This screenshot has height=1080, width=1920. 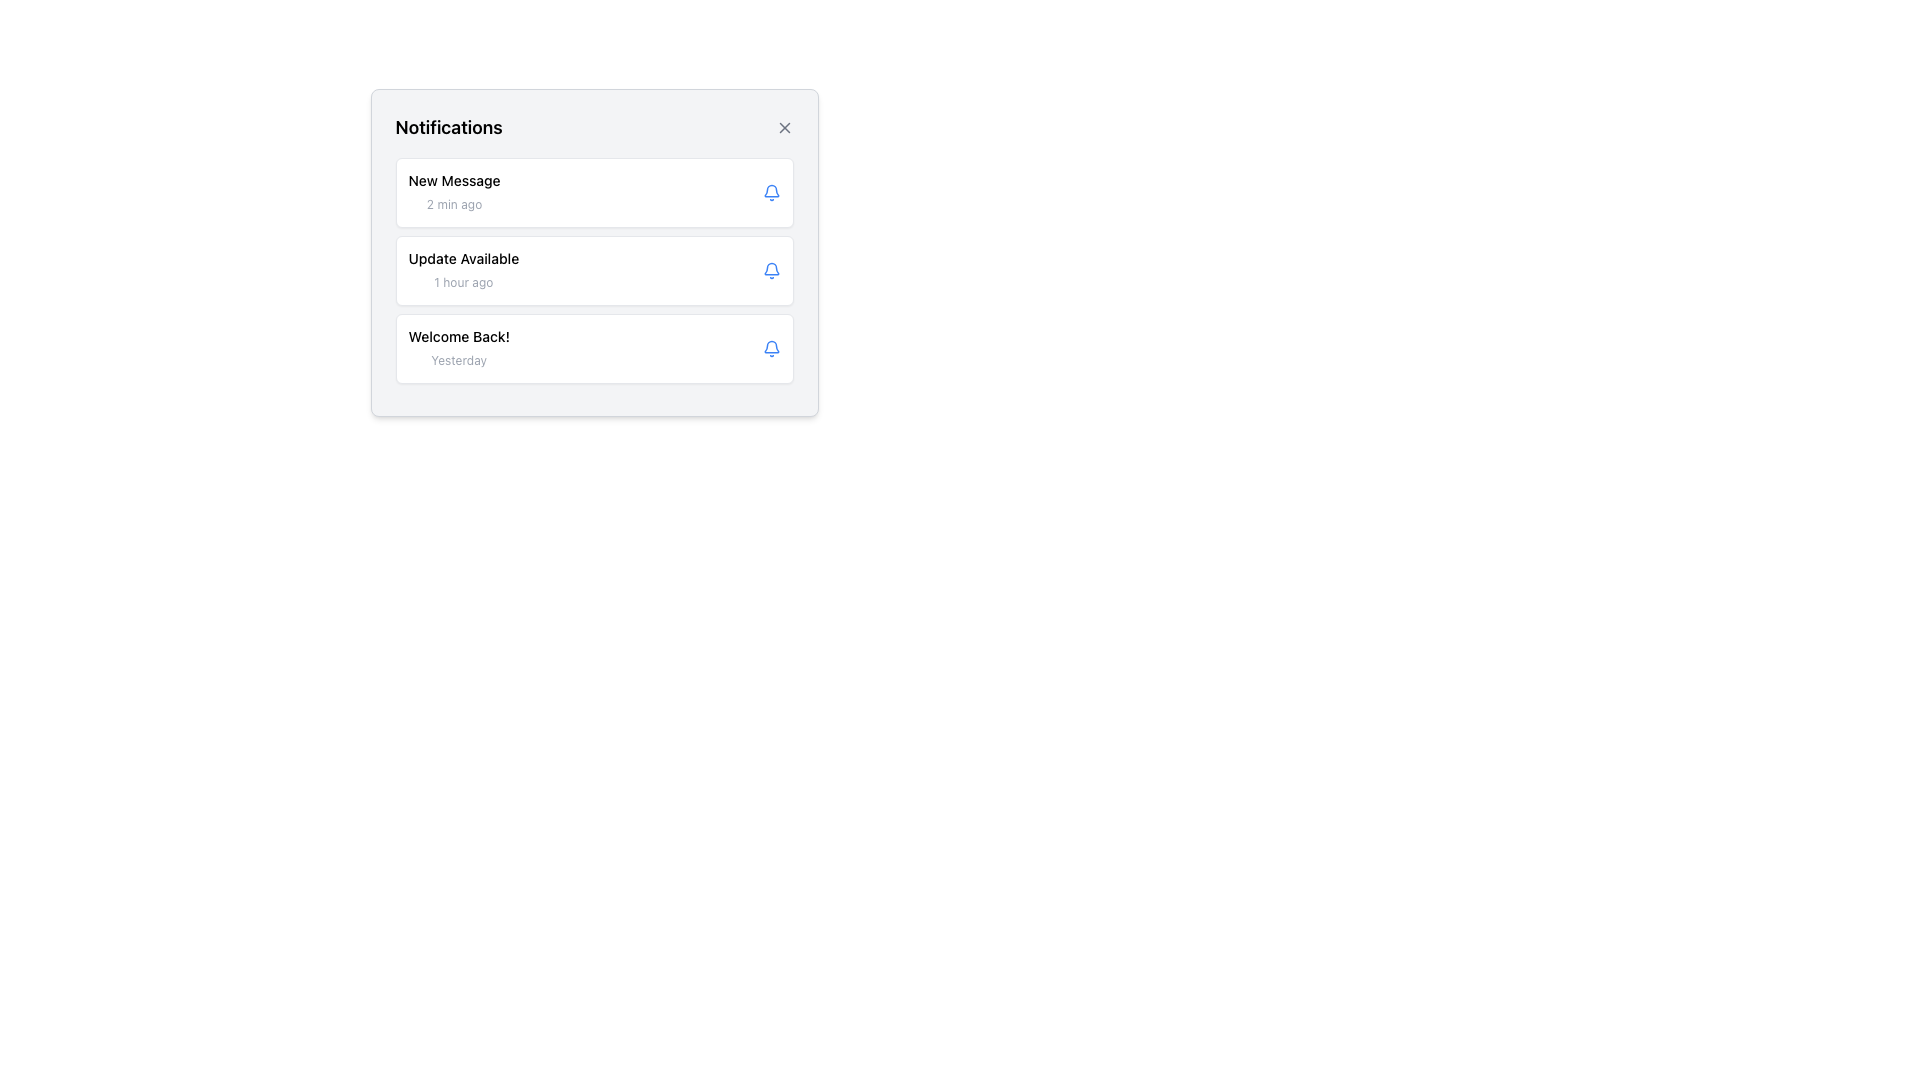 I want to click on the Close Icon located at the top-right corner of the notification dialog box to potentially close the dialog, so click(x=783, y=127).